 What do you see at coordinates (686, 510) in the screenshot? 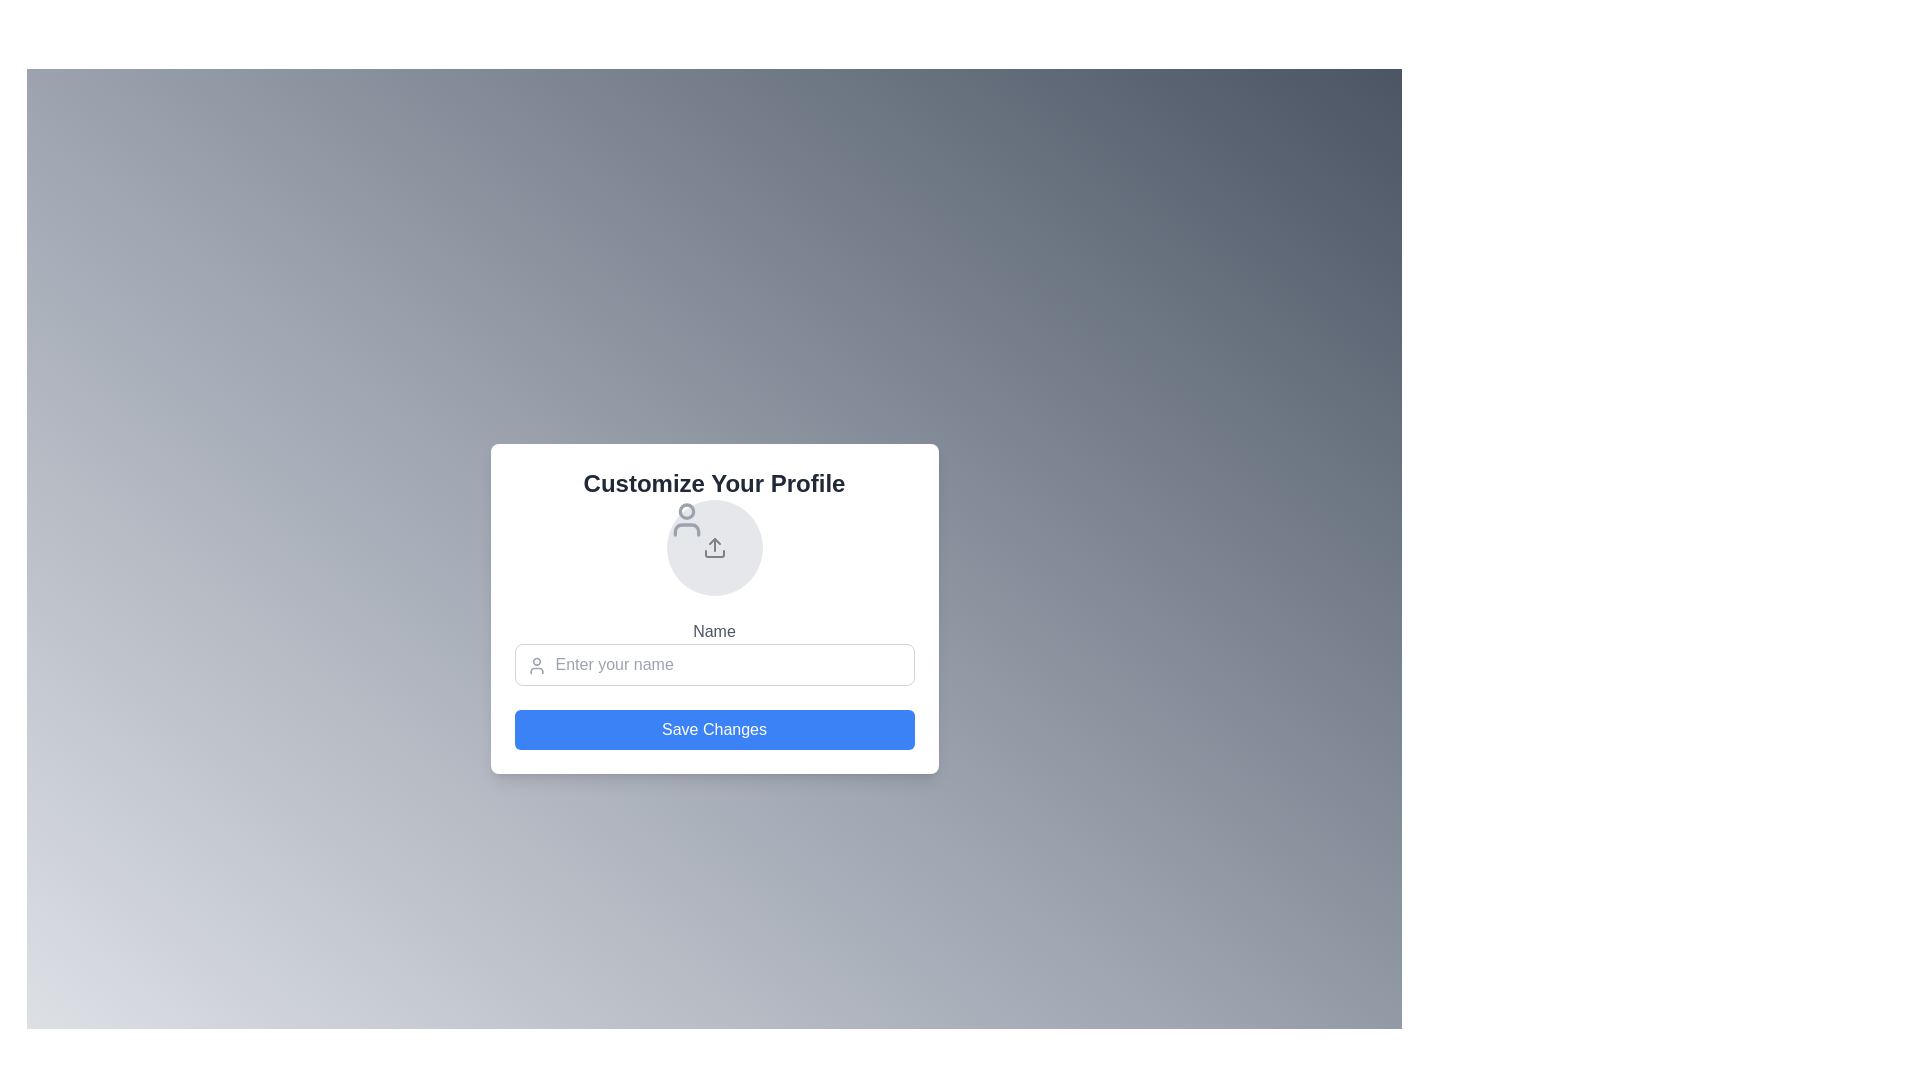
I see `the Circle SVG element that represents the user's profile picture in the profile customization interface, located in the upper-center portion of the profile customization card` at bounding box center [686, 510].